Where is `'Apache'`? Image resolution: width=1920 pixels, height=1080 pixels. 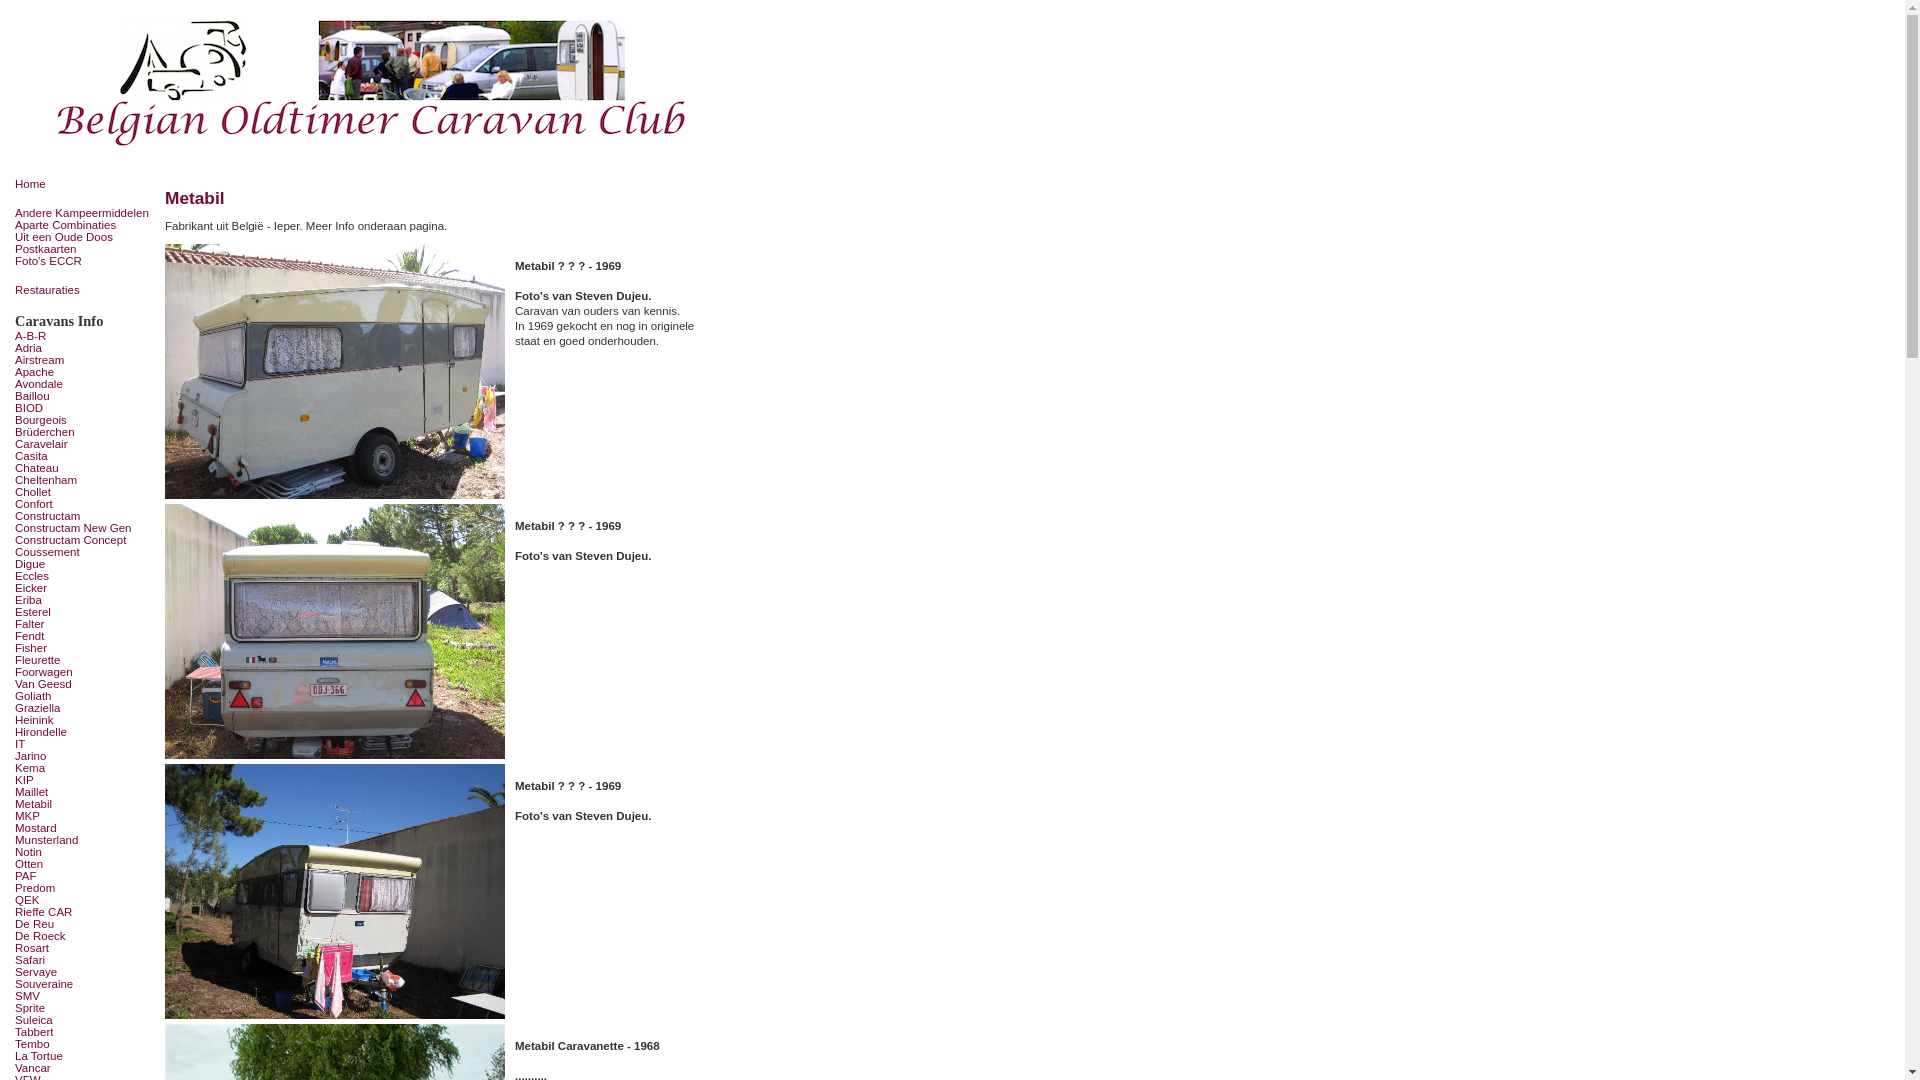
'Apache' is located at coordinates (84, 371).